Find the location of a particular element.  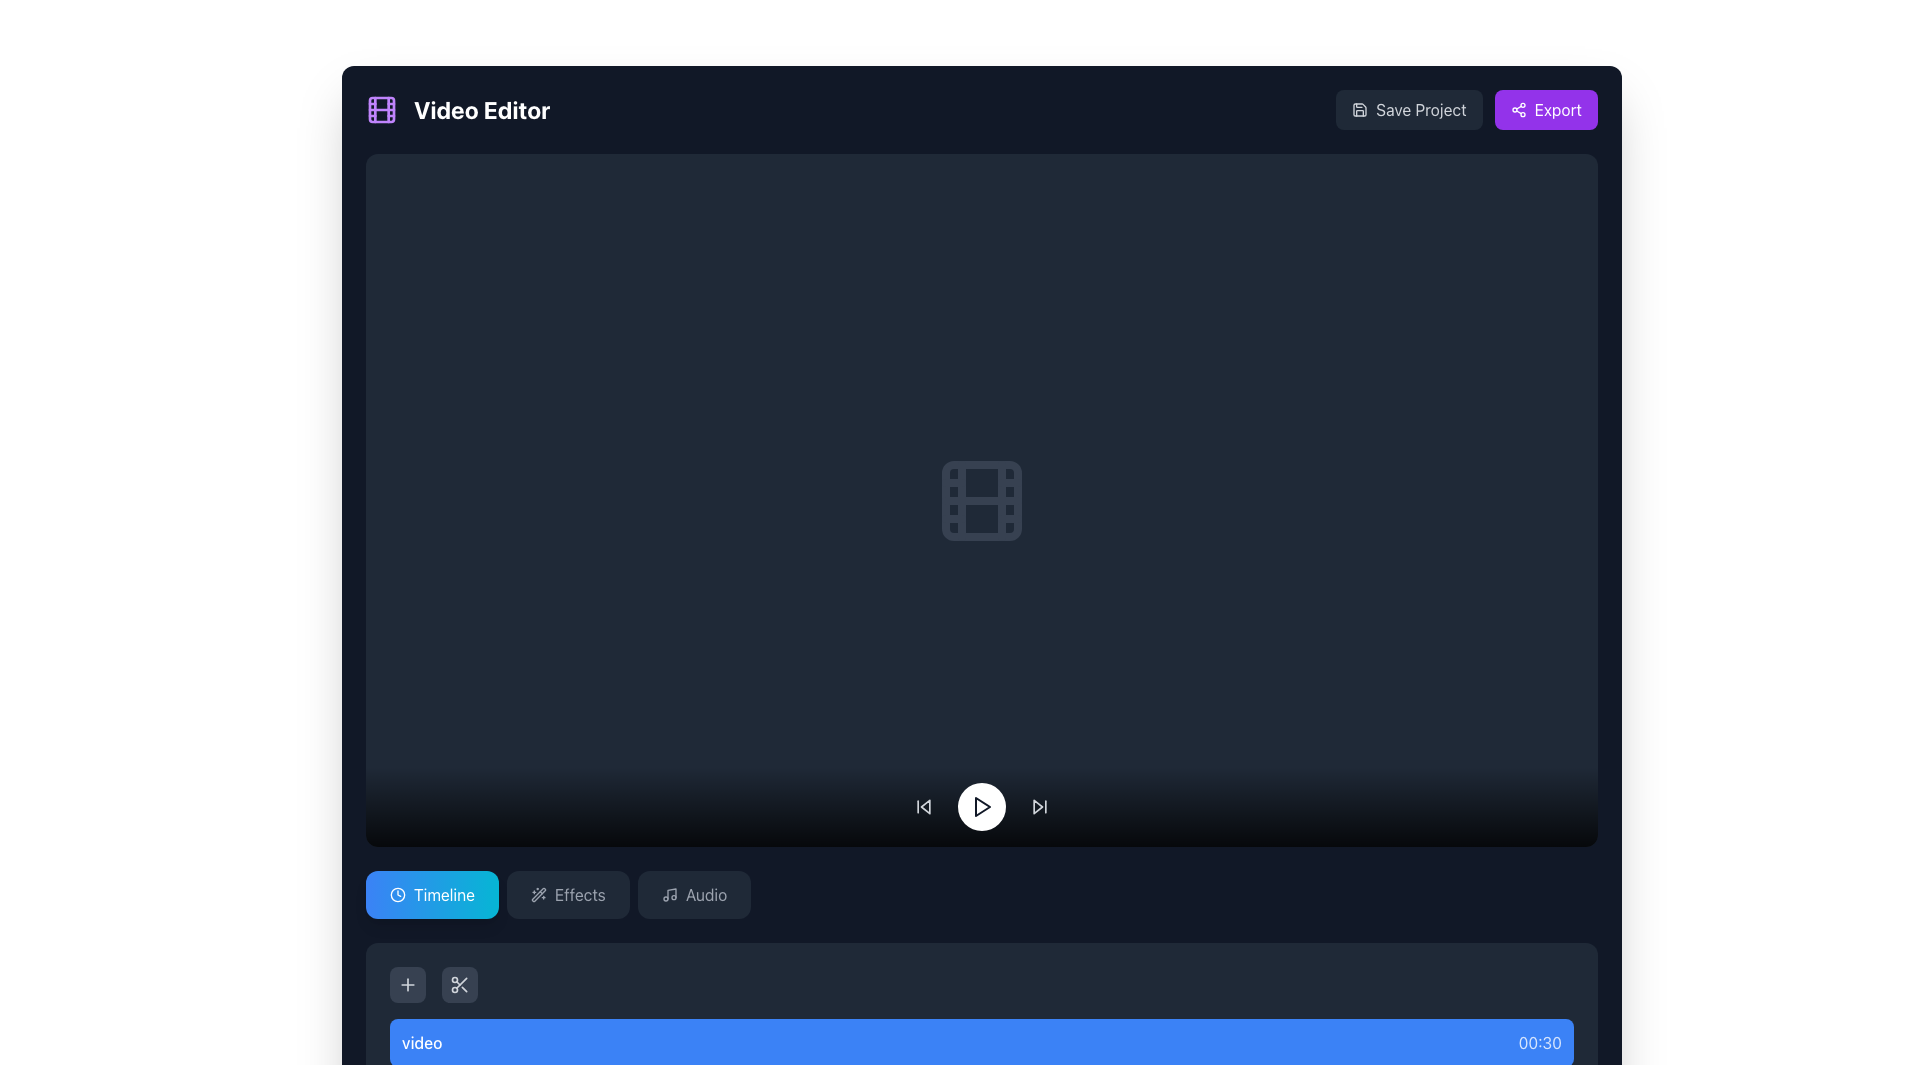

the forward navigation button represented by a right-pointing arrow and vertical line, which is styled gray and changes to white on hover, located in the middle bottom row of the interface is located at coordinates (1040, 805).